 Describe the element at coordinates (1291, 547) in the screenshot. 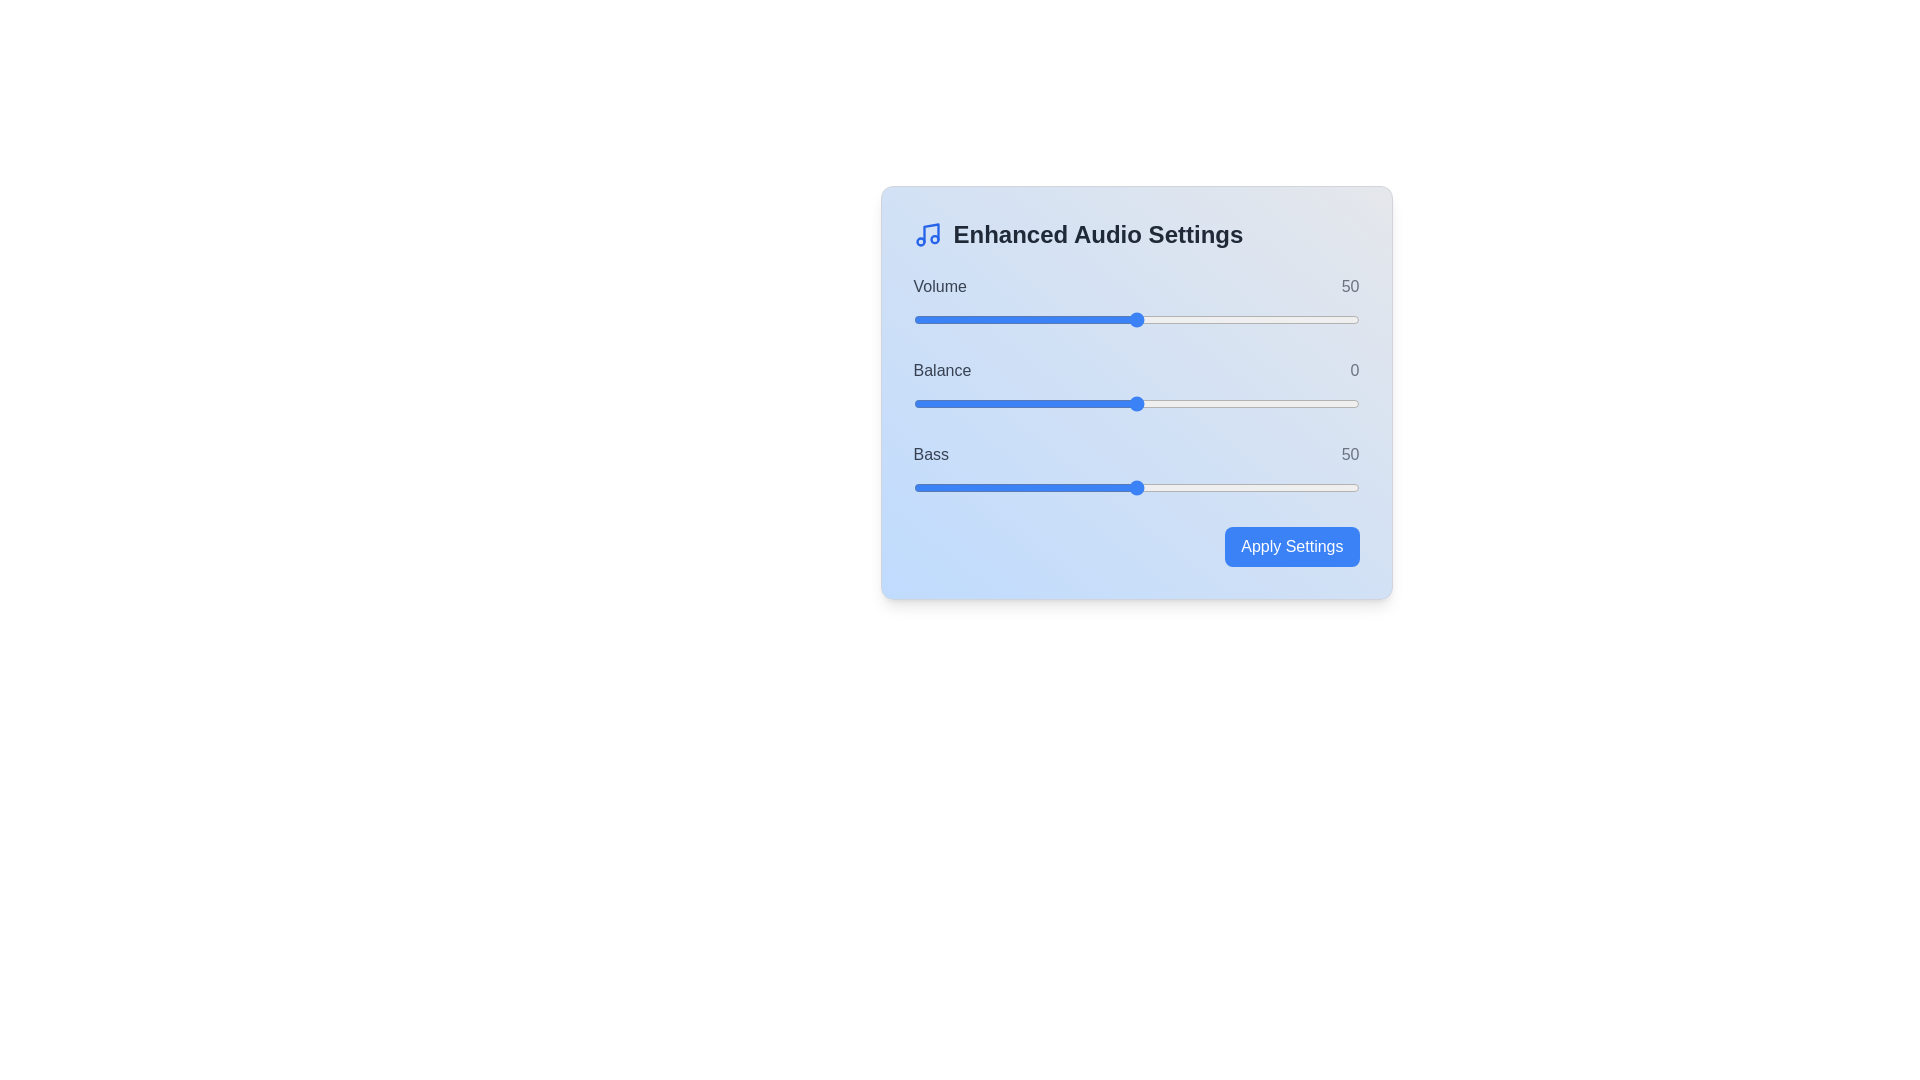

I see `the 'Apply Settings' button` at that location.